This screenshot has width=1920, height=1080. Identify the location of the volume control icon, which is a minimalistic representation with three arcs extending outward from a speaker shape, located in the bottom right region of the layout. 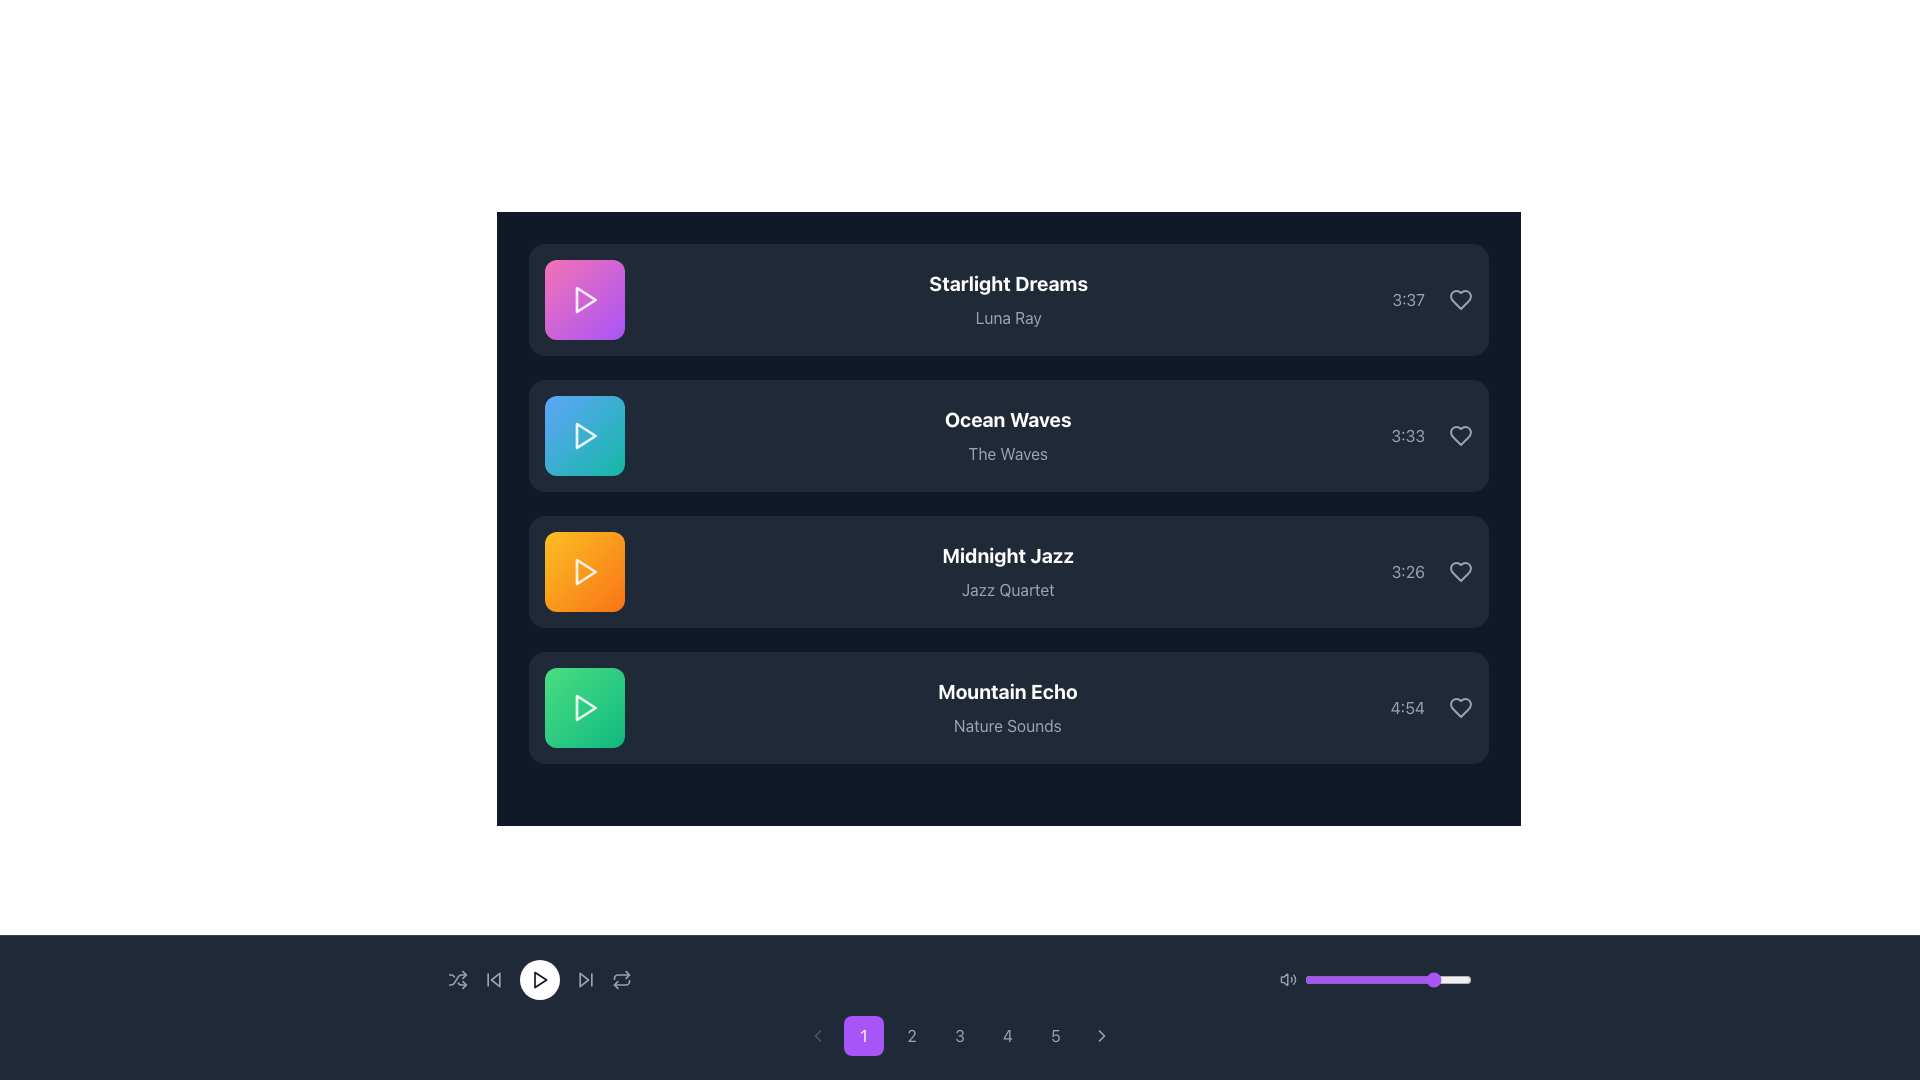
(1288, 978).